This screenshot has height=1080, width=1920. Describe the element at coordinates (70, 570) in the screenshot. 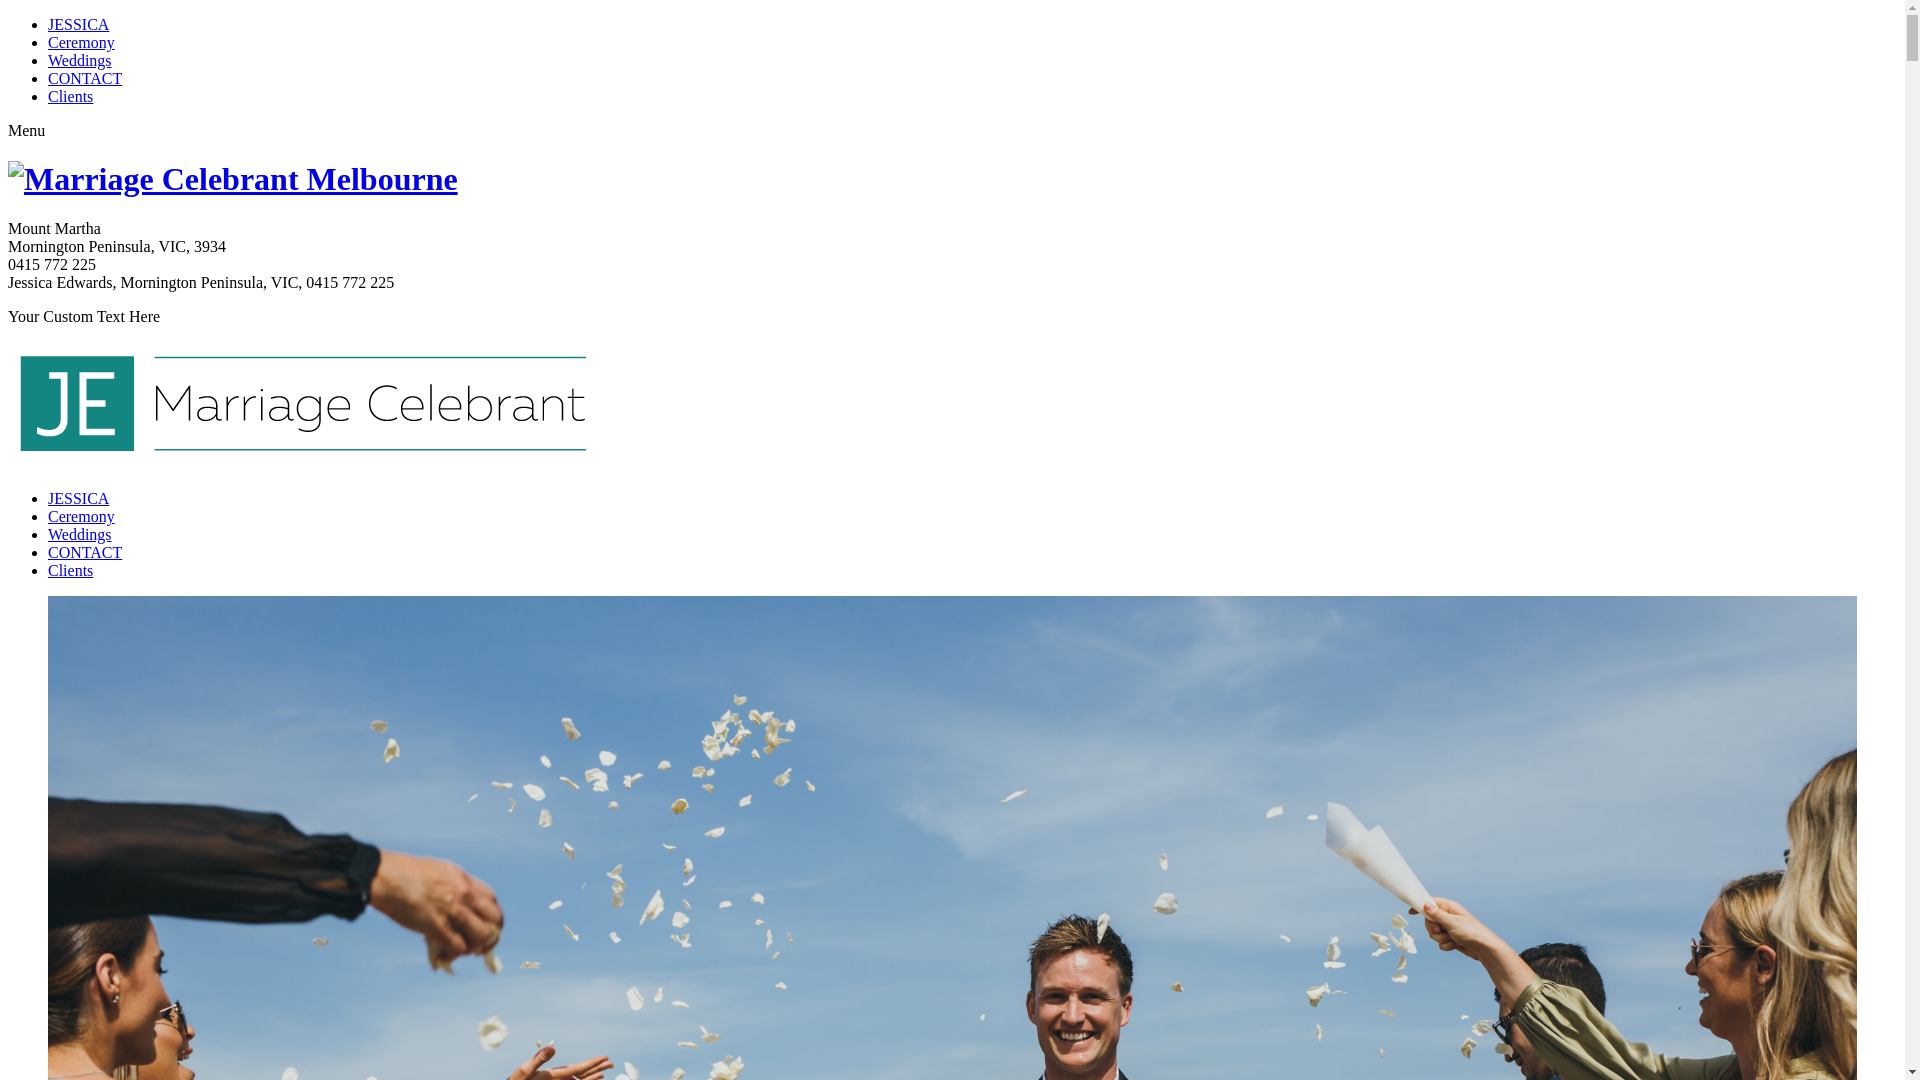

I see `'Clients'` at that location.